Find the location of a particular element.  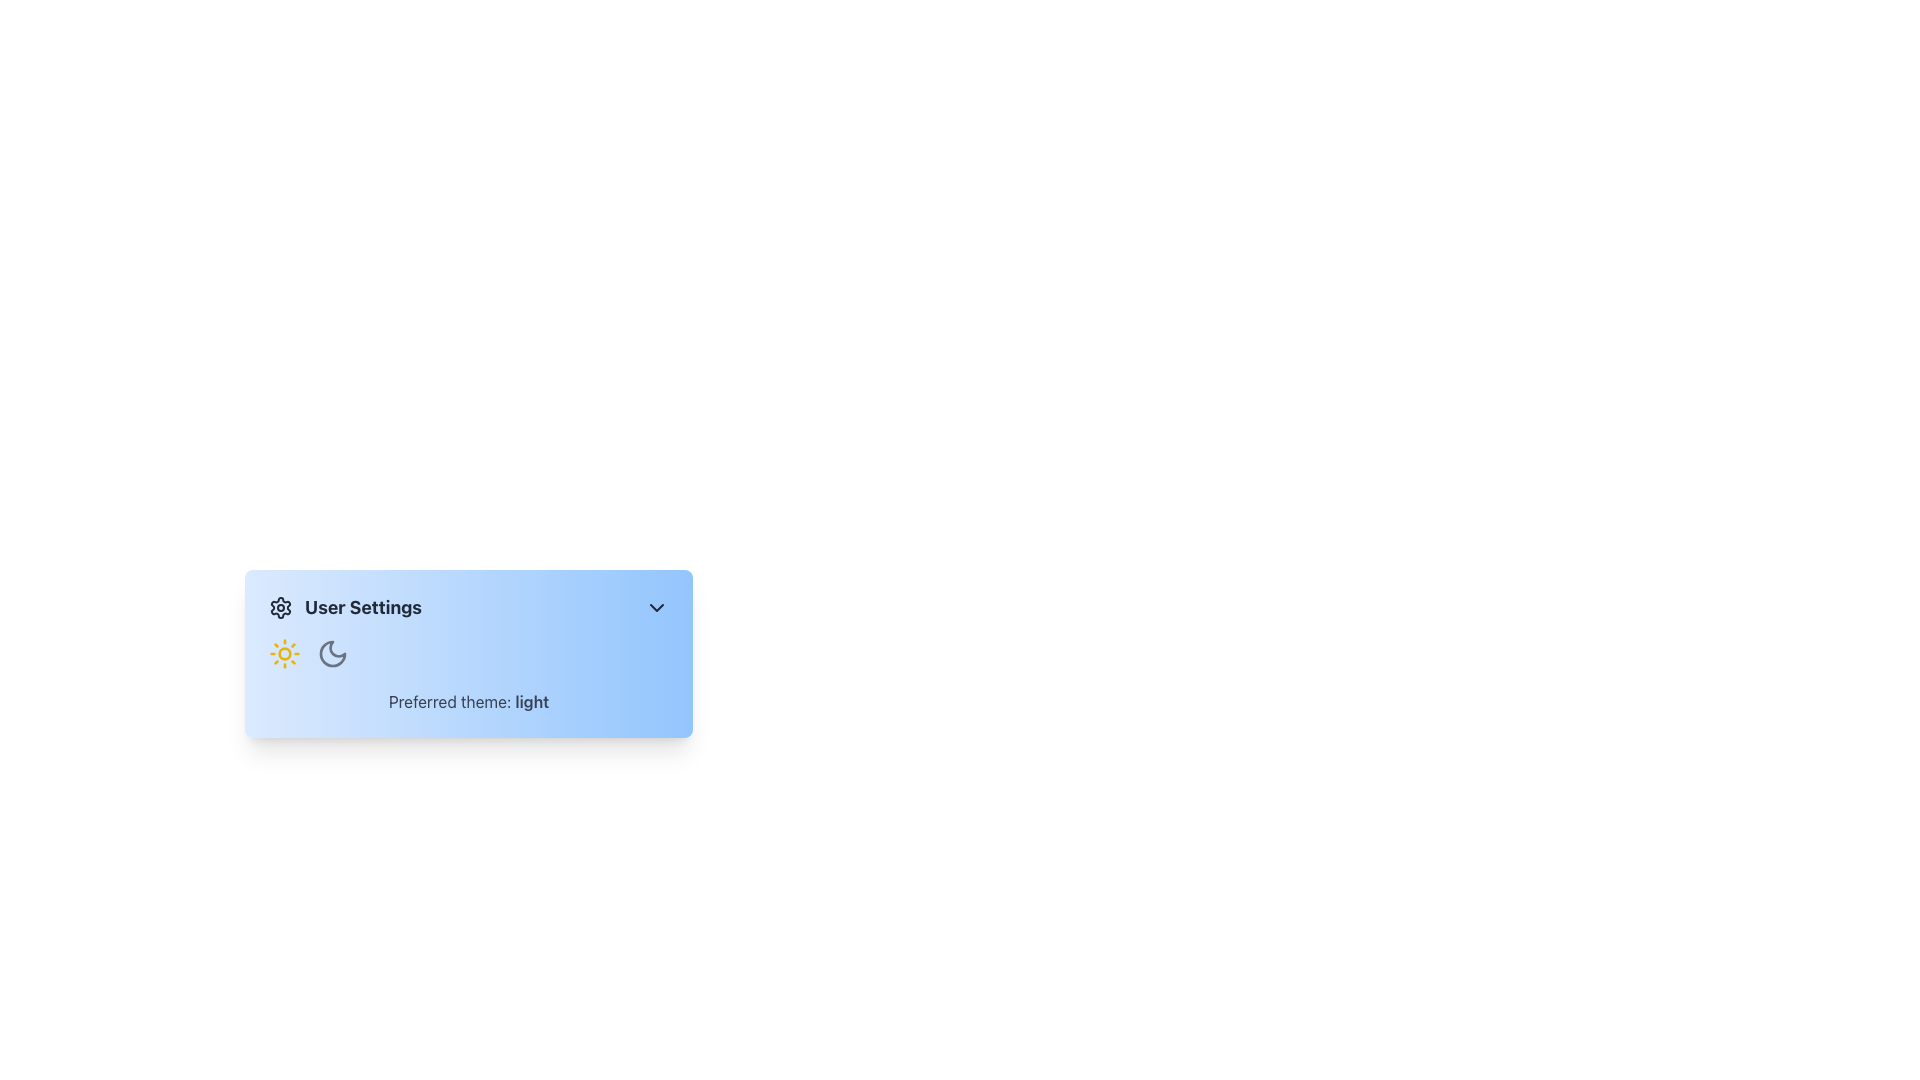

the Sun icon in the User Settings section is located at coordinates (283, 654).